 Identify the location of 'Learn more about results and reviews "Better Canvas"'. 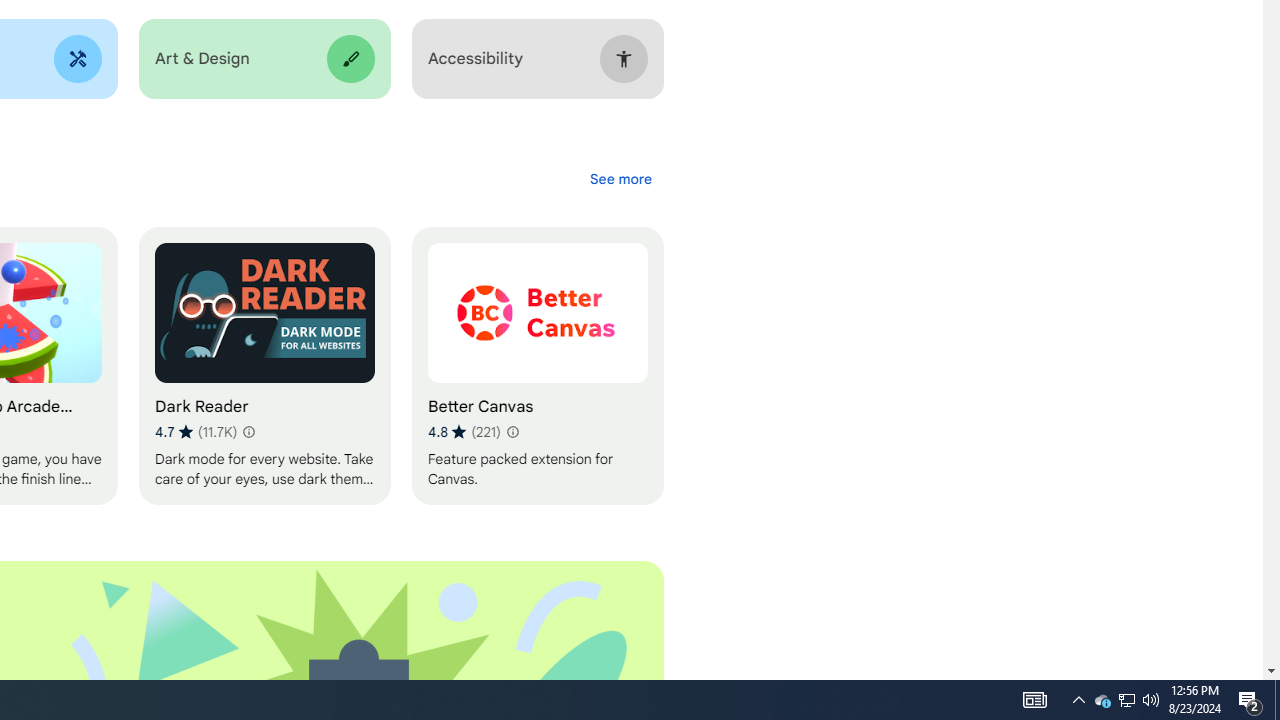
(512, 431).